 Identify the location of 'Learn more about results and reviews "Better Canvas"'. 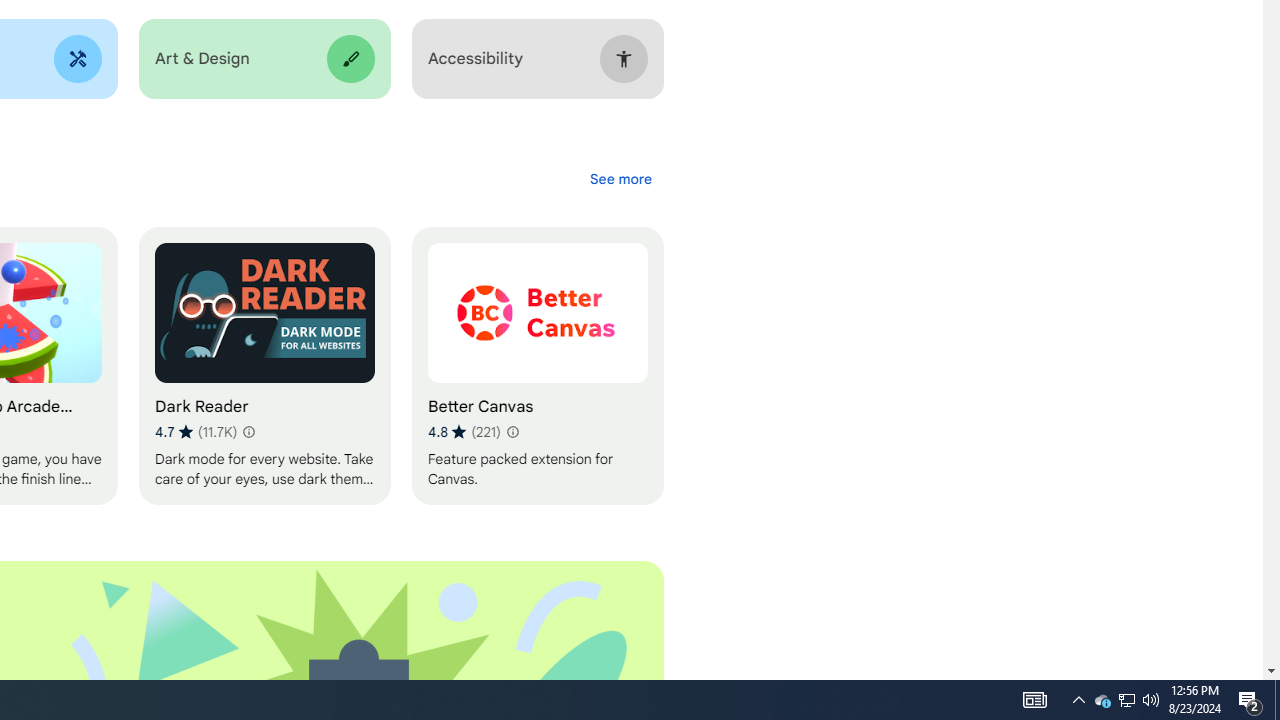
(512, 431).